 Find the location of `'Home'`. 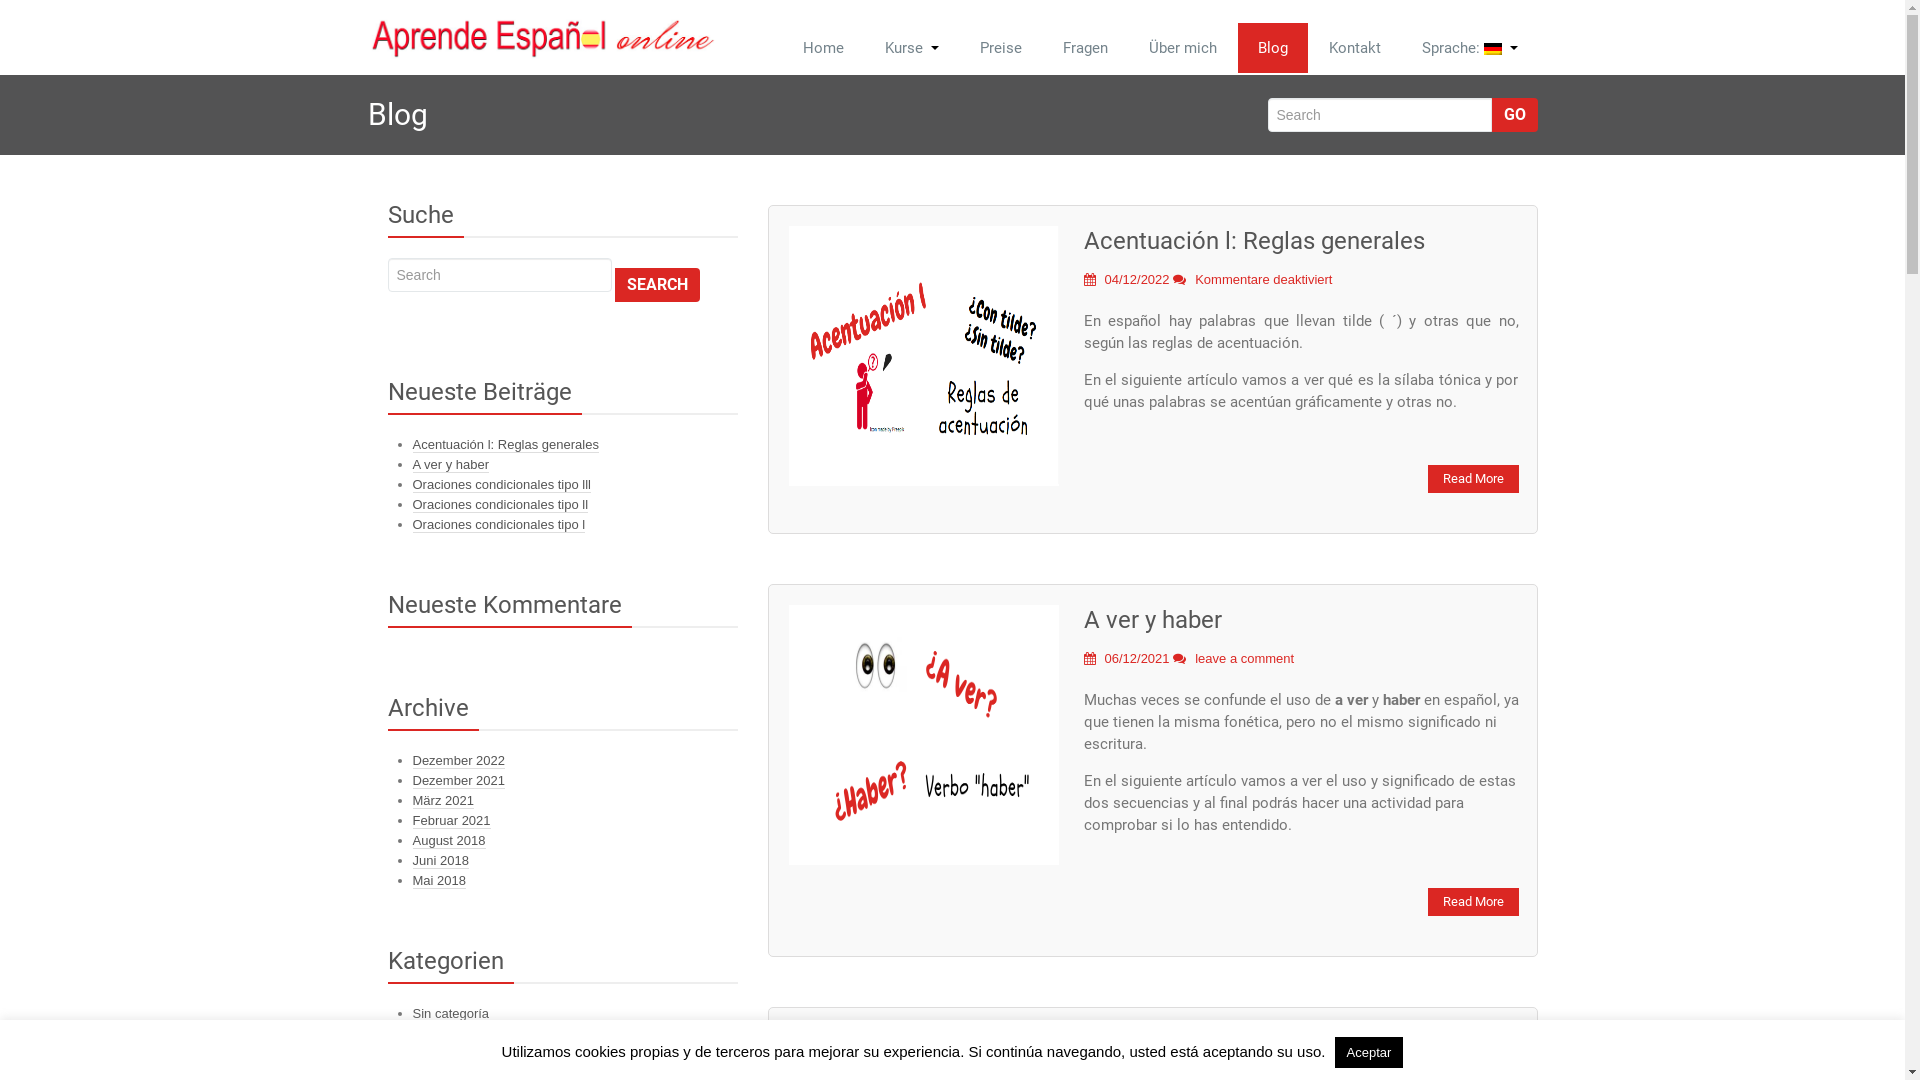

'Home' is located at coordinates (822, 46).